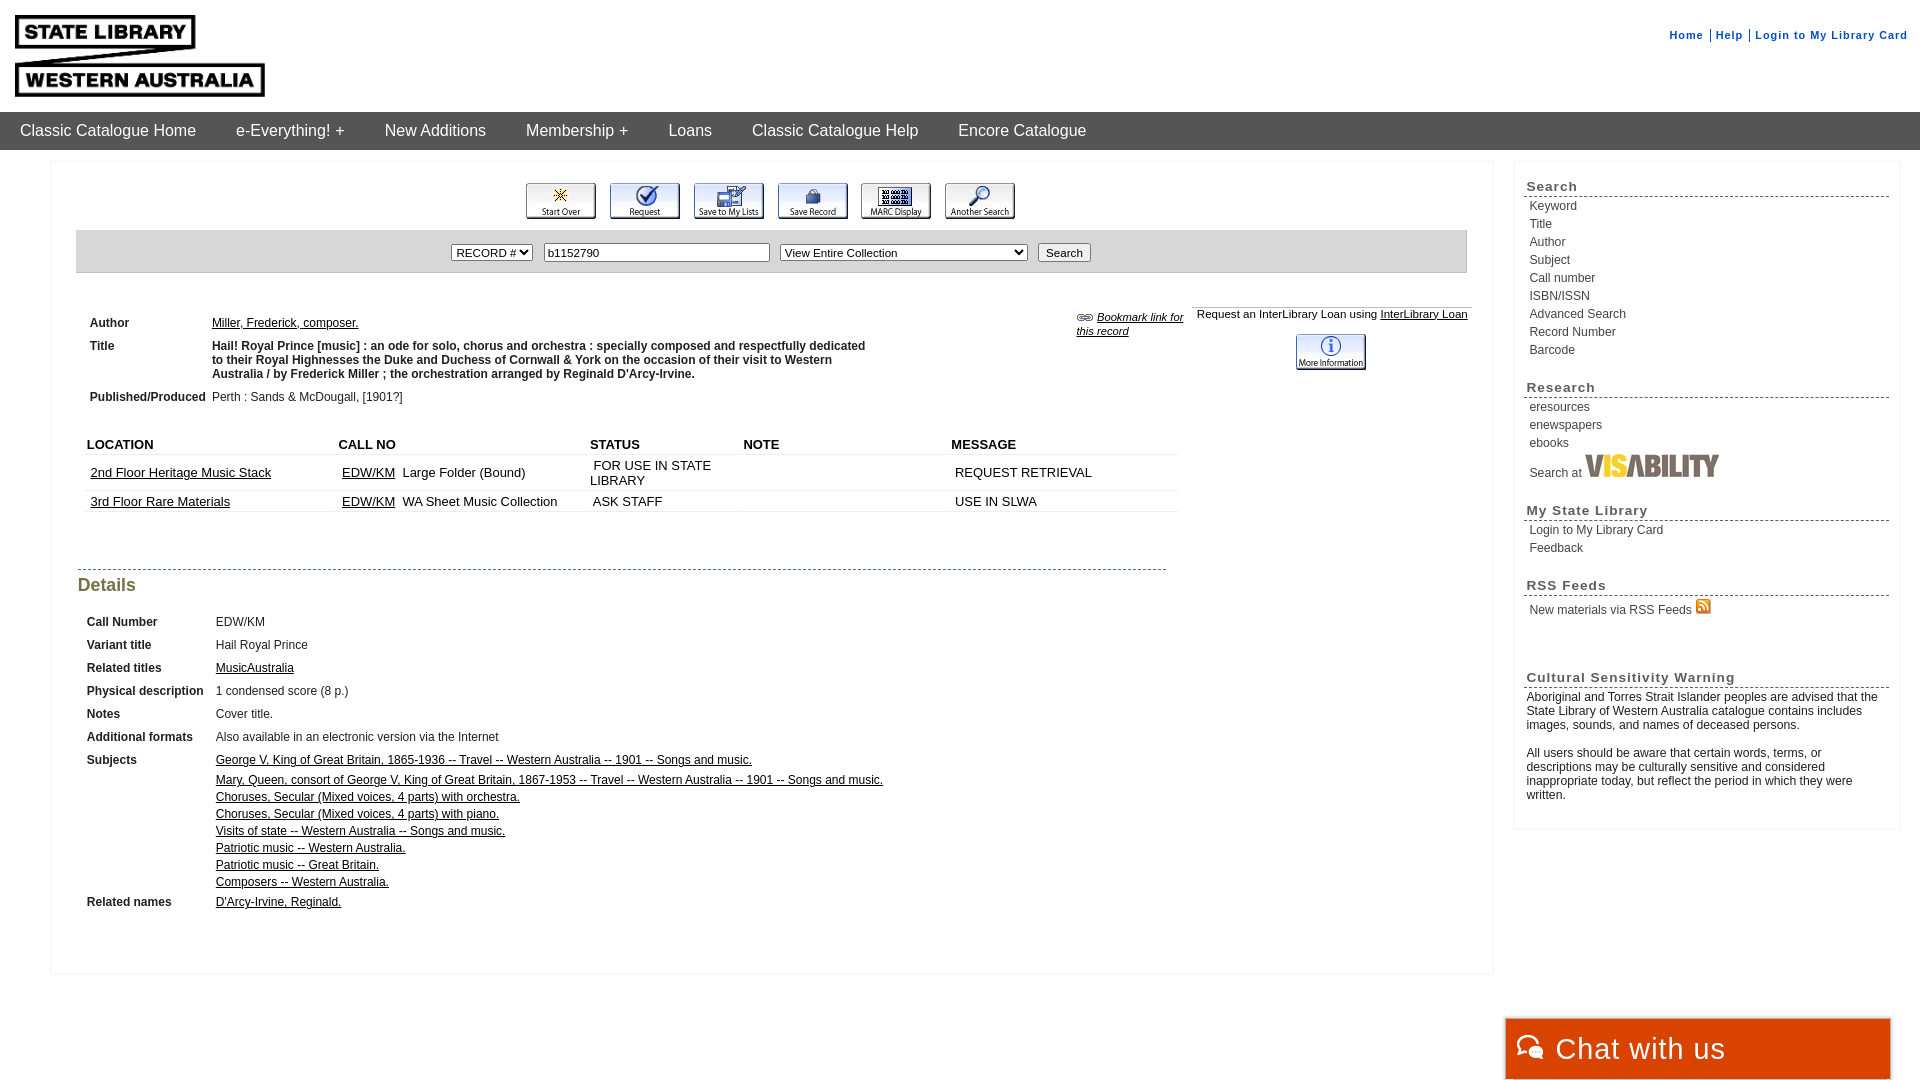 The image size is (1920, 1080). I want to click on 'Keyword', so click(1707, 205).